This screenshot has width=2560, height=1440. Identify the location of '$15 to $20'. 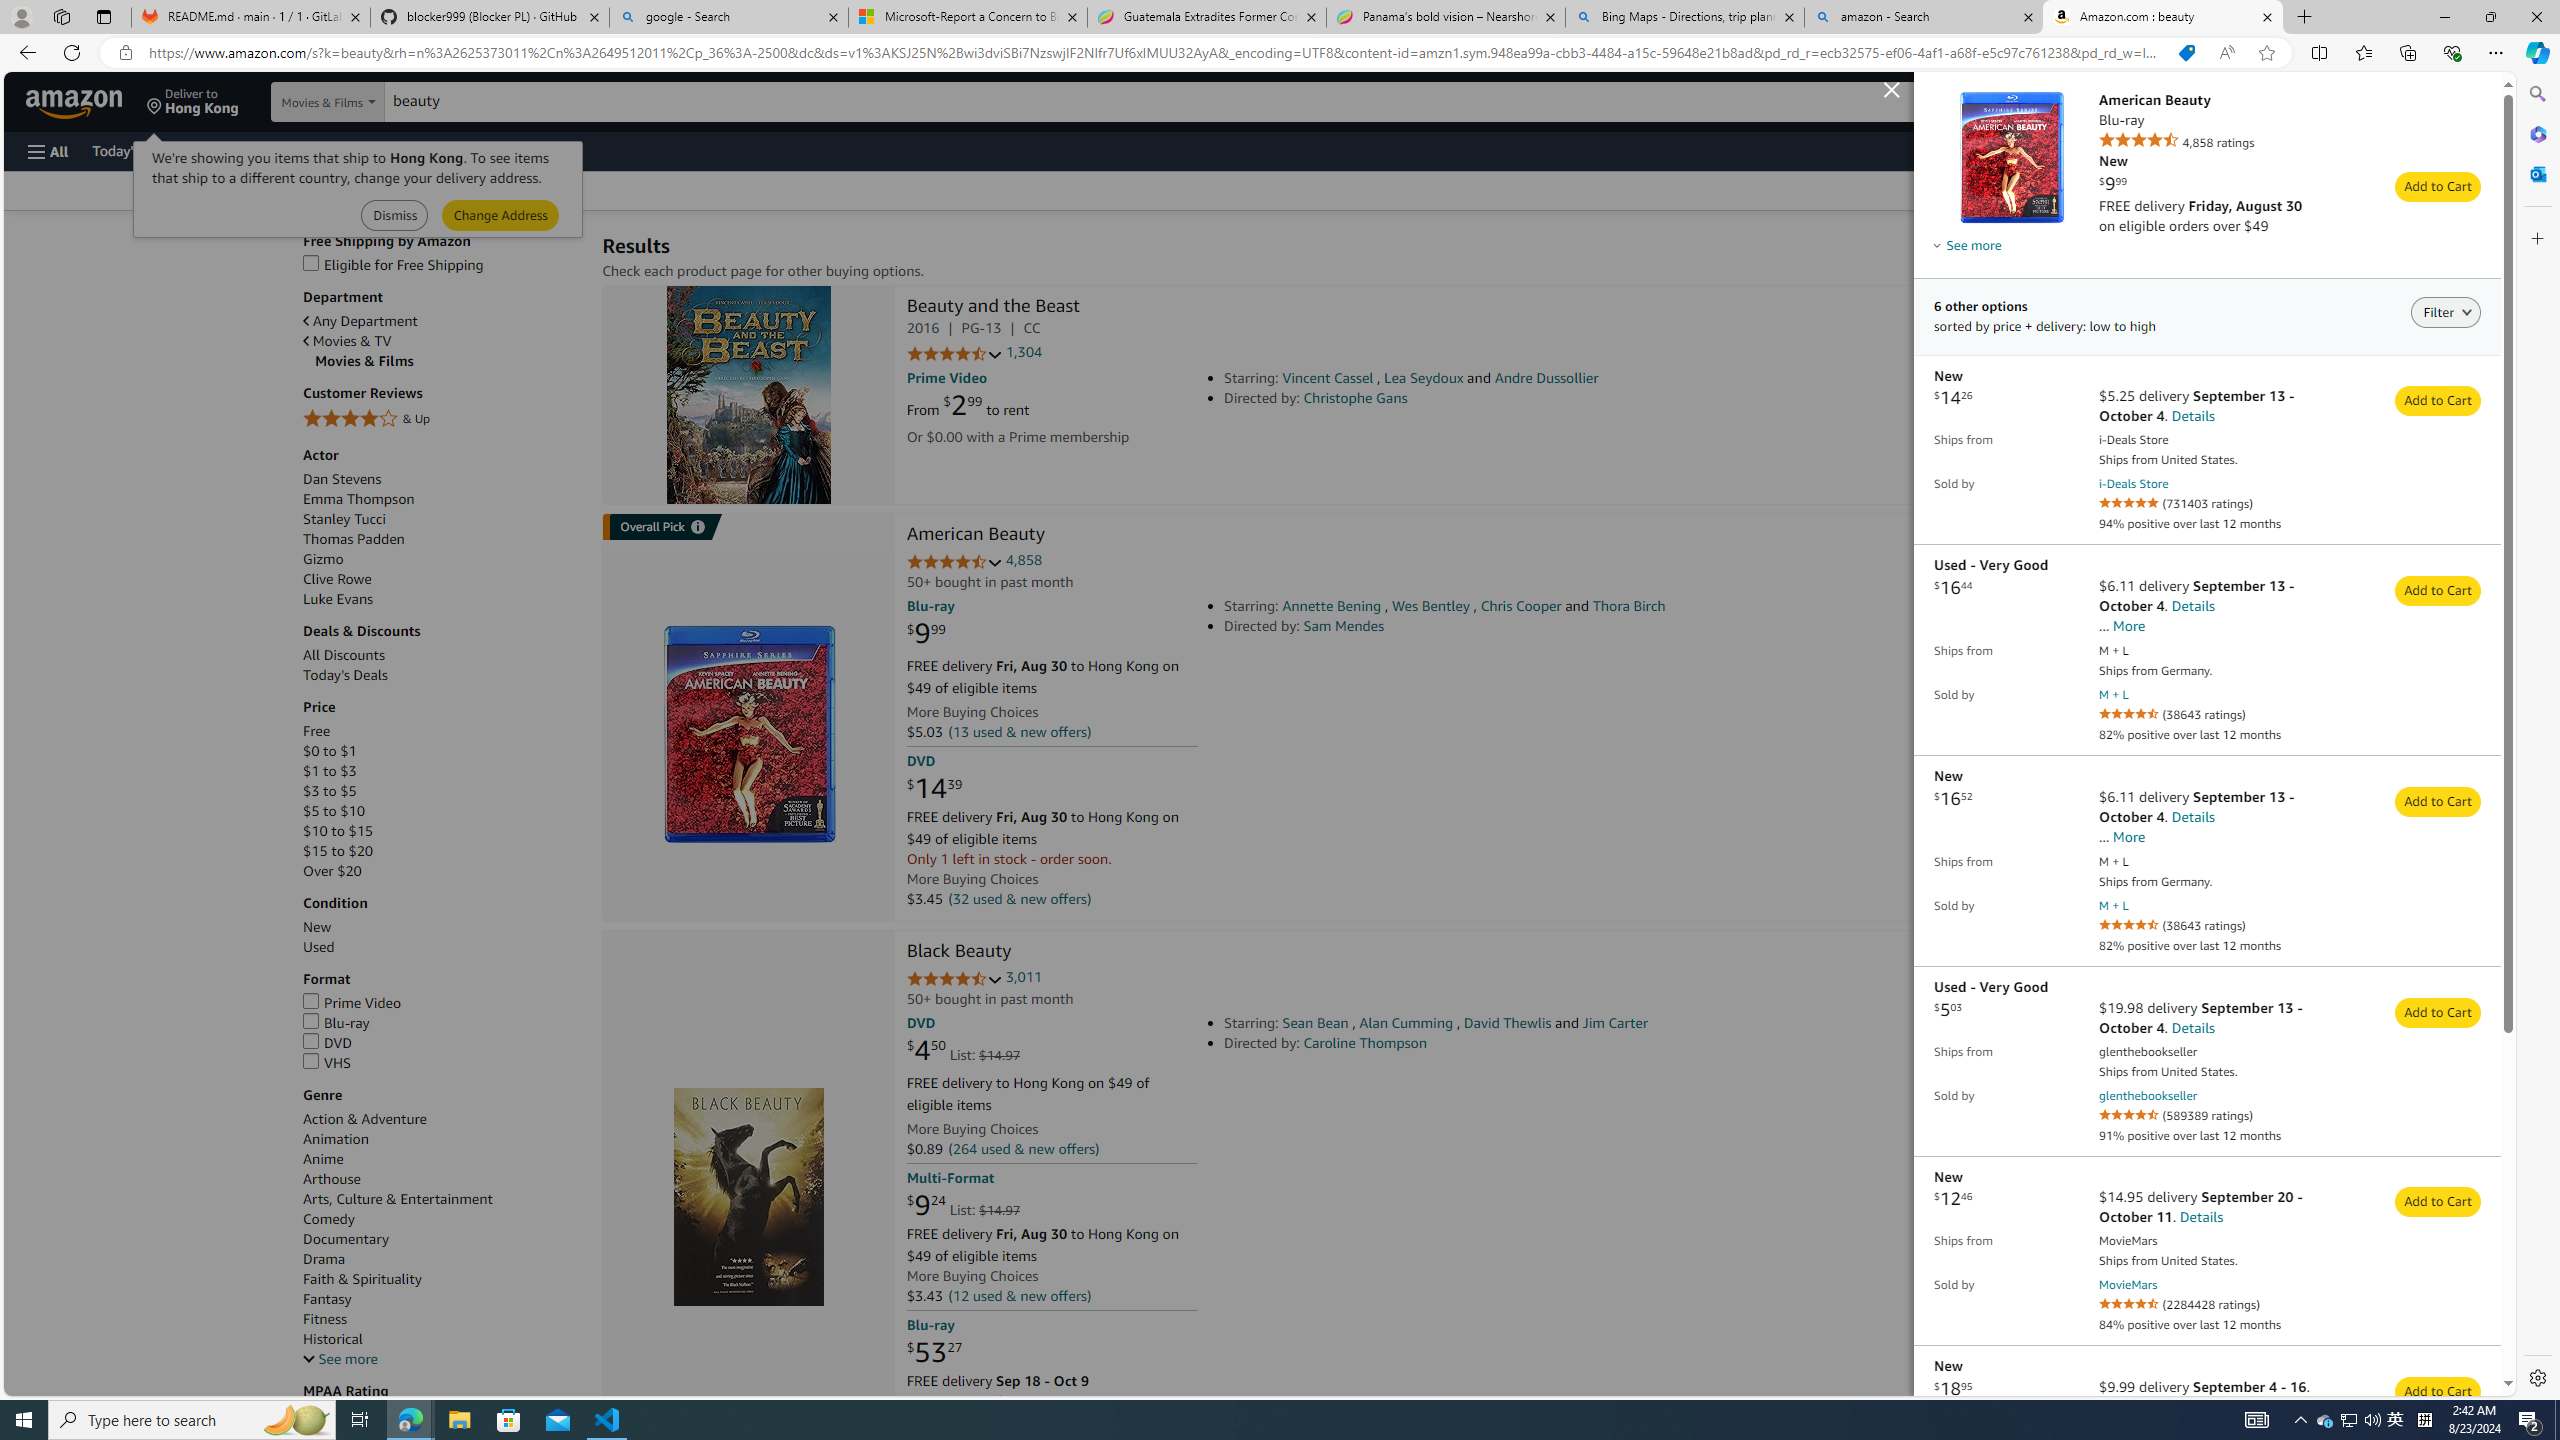
(441, 850).